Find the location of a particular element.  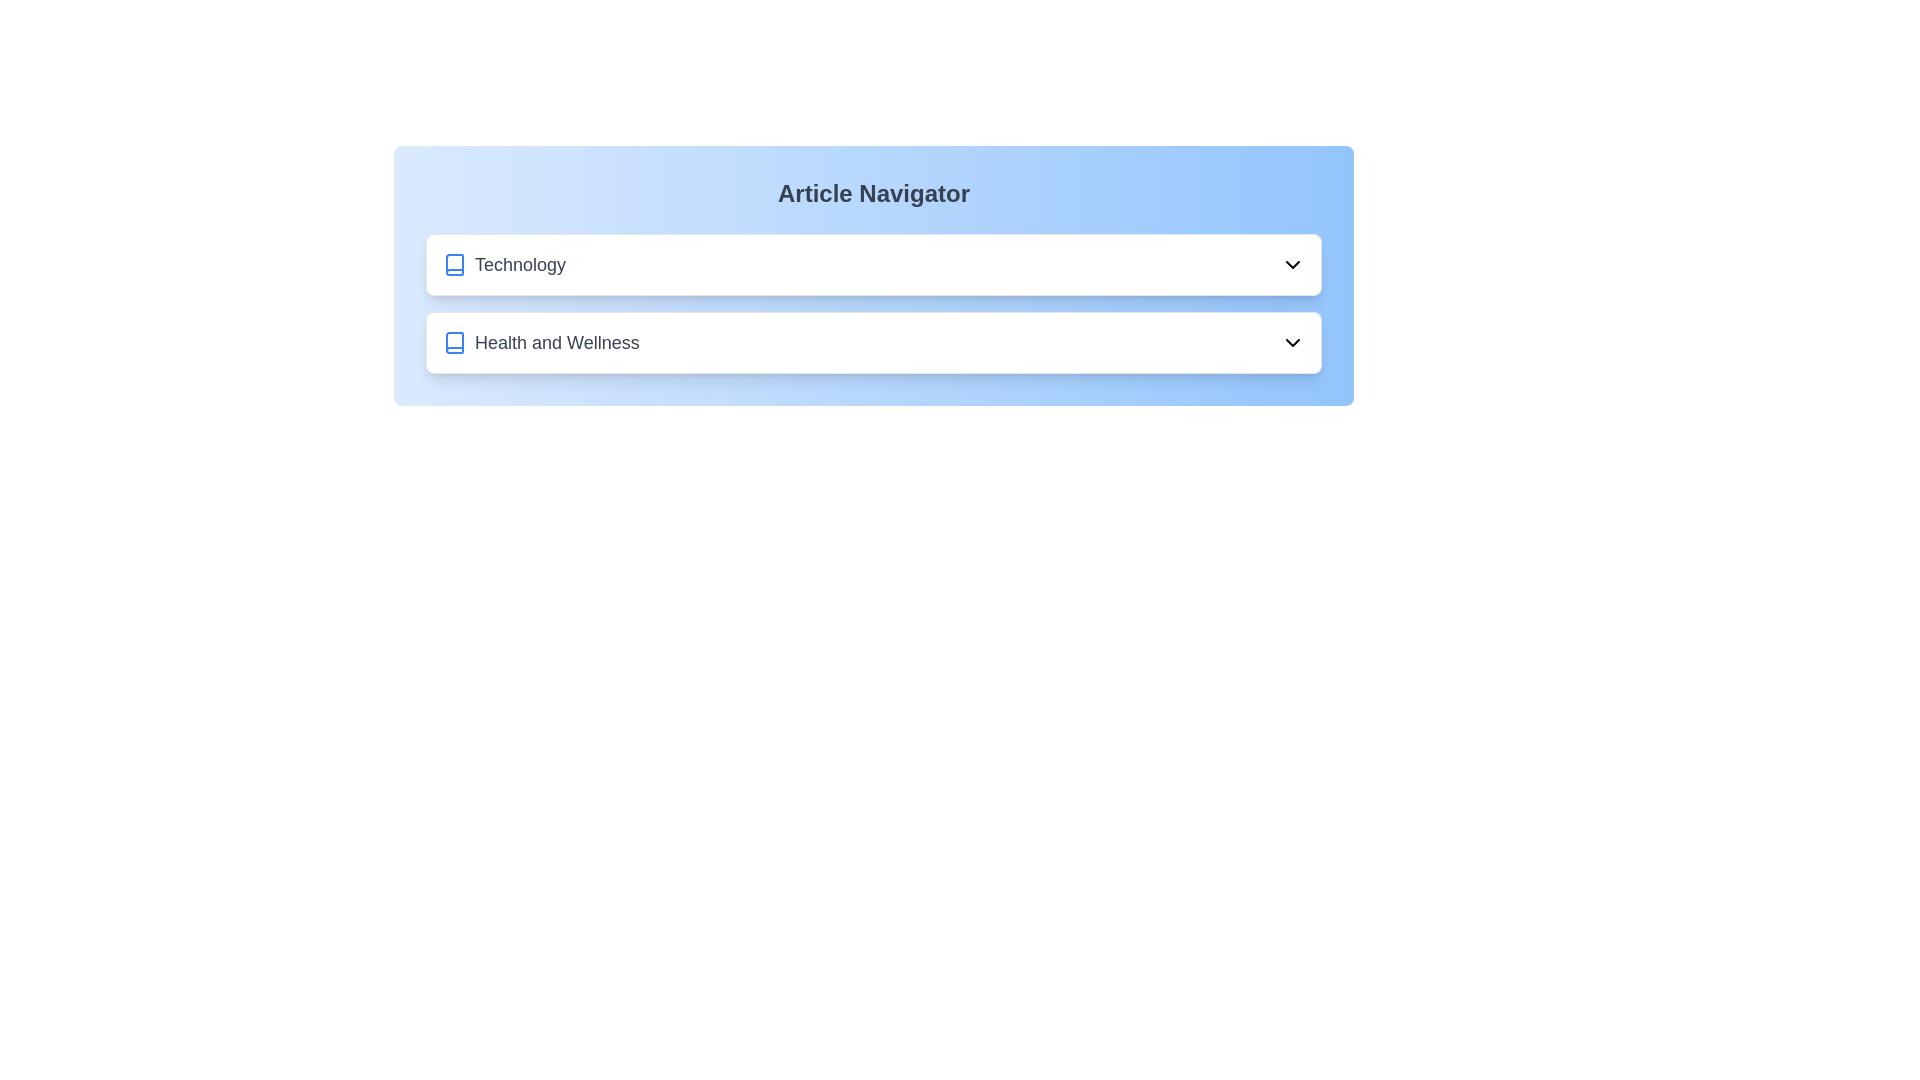

the text label that serves as a descriptor for the second selectable category in the 'Article Navigator', which is positioned to the right of a blue book icon is located at coordinates (557, 342).